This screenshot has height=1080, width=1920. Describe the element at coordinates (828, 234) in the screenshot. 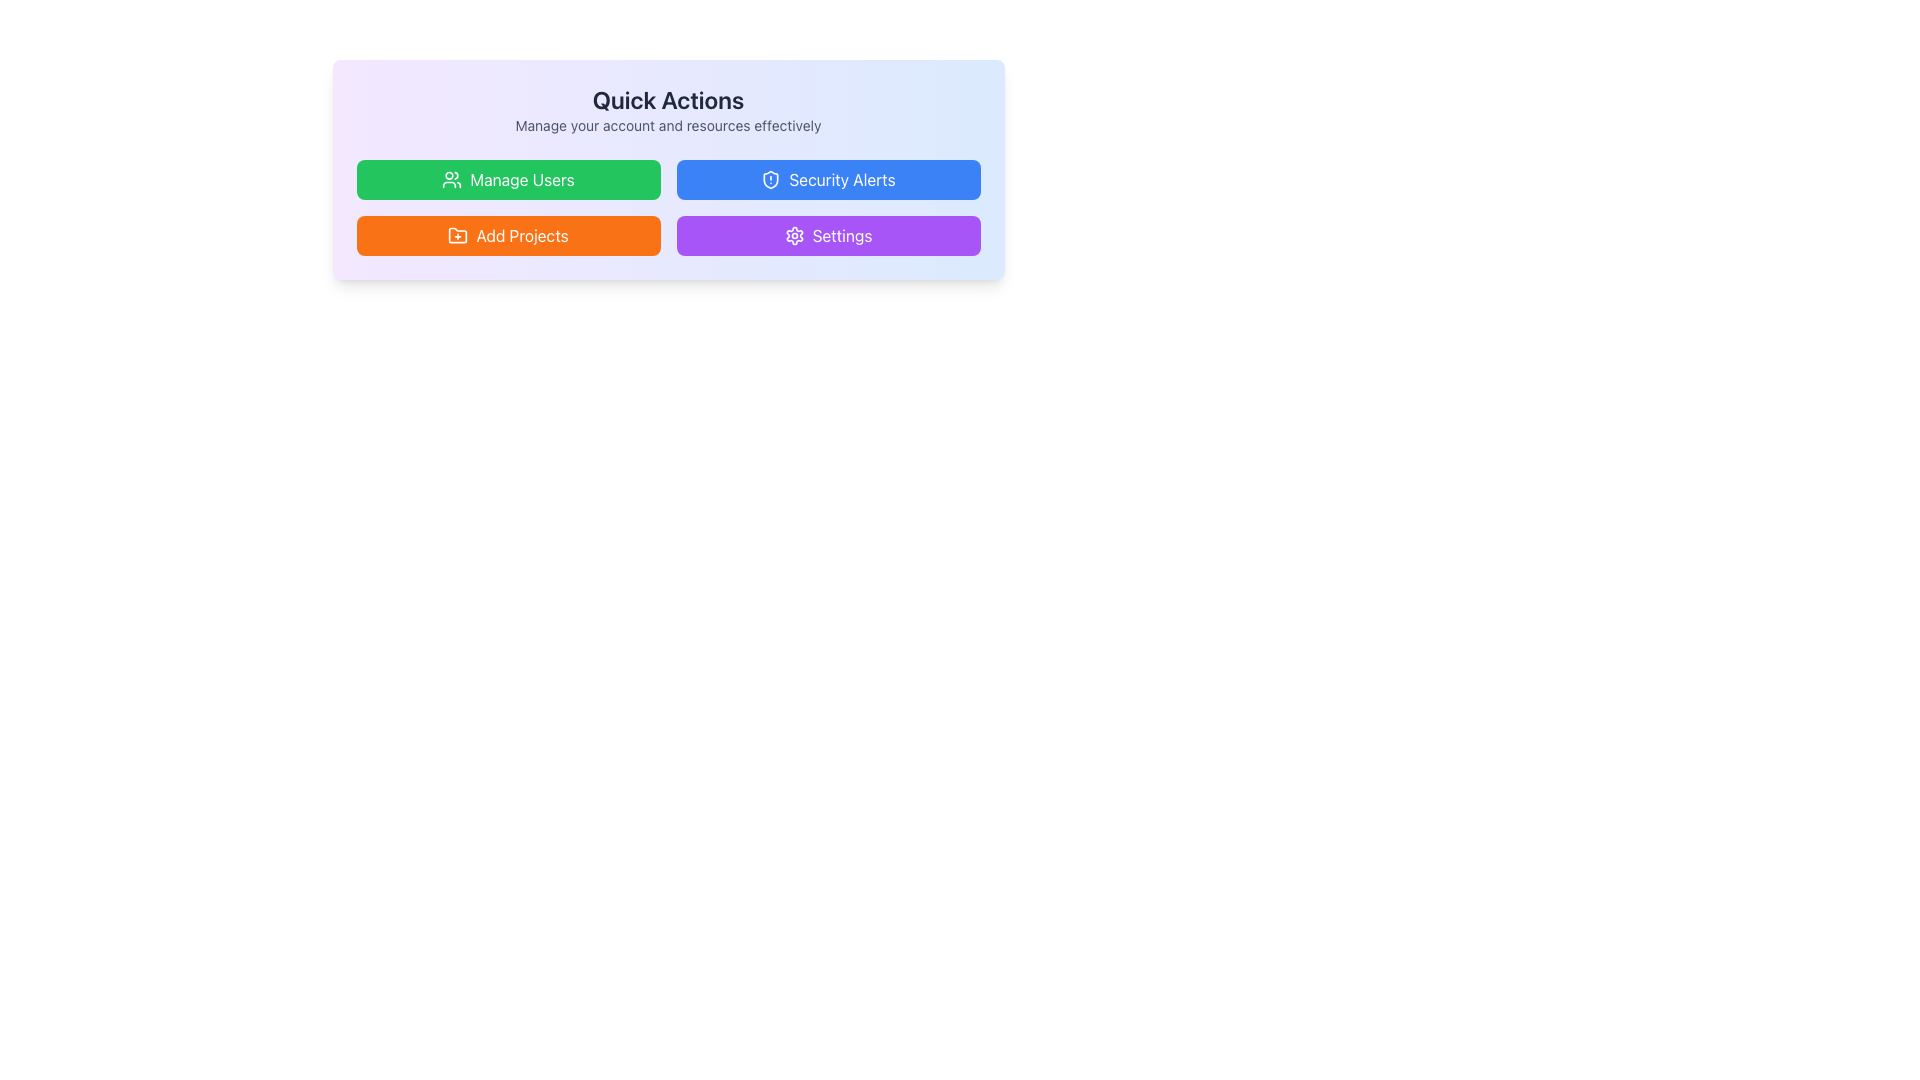

I see `the 'Settings' button, which is a rectangular button with a purple background and a gear icon on the left, positioned in the bottom-right corner of a four-button grid layout` at that location.